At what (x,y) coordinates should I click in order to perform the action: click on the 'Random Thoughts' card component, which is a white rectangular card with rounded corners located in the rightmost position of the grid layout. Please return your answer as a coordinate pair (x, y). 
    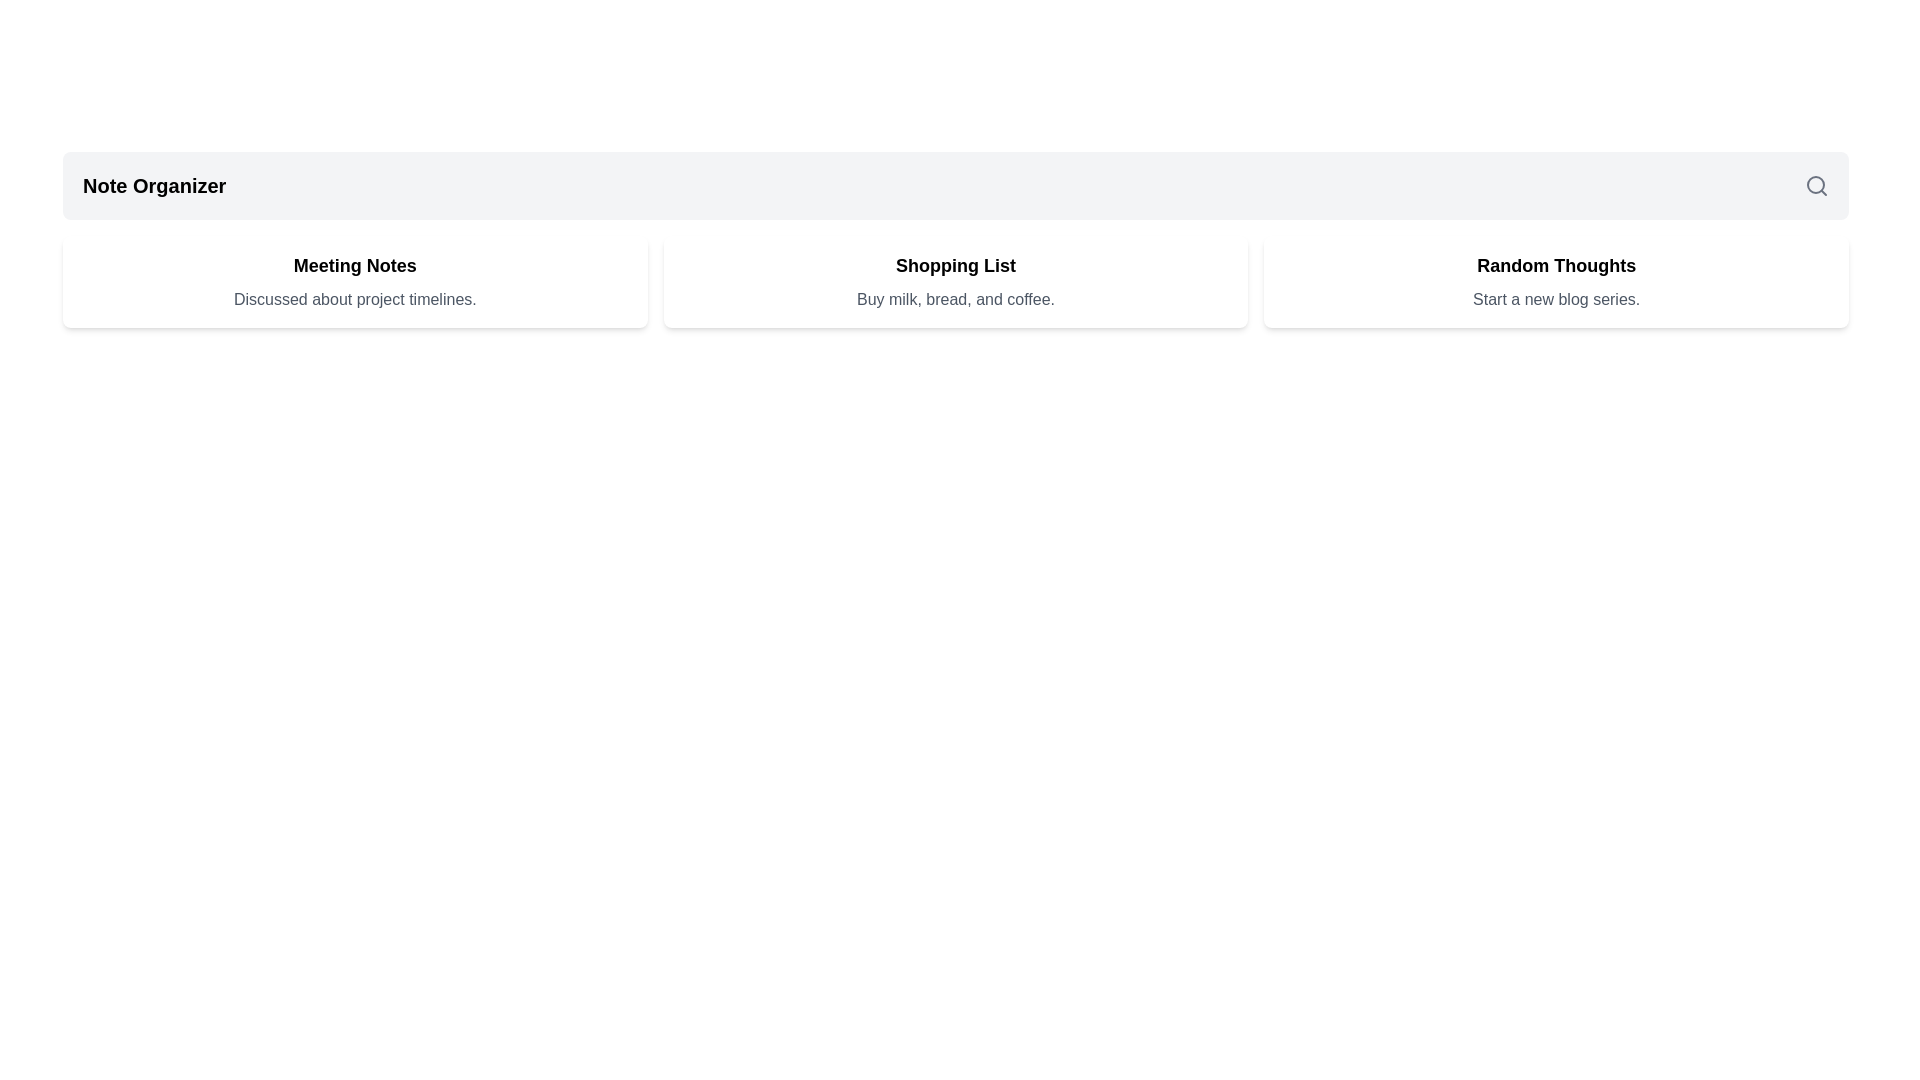
    Looking at the image, I should click on (1555, 281).